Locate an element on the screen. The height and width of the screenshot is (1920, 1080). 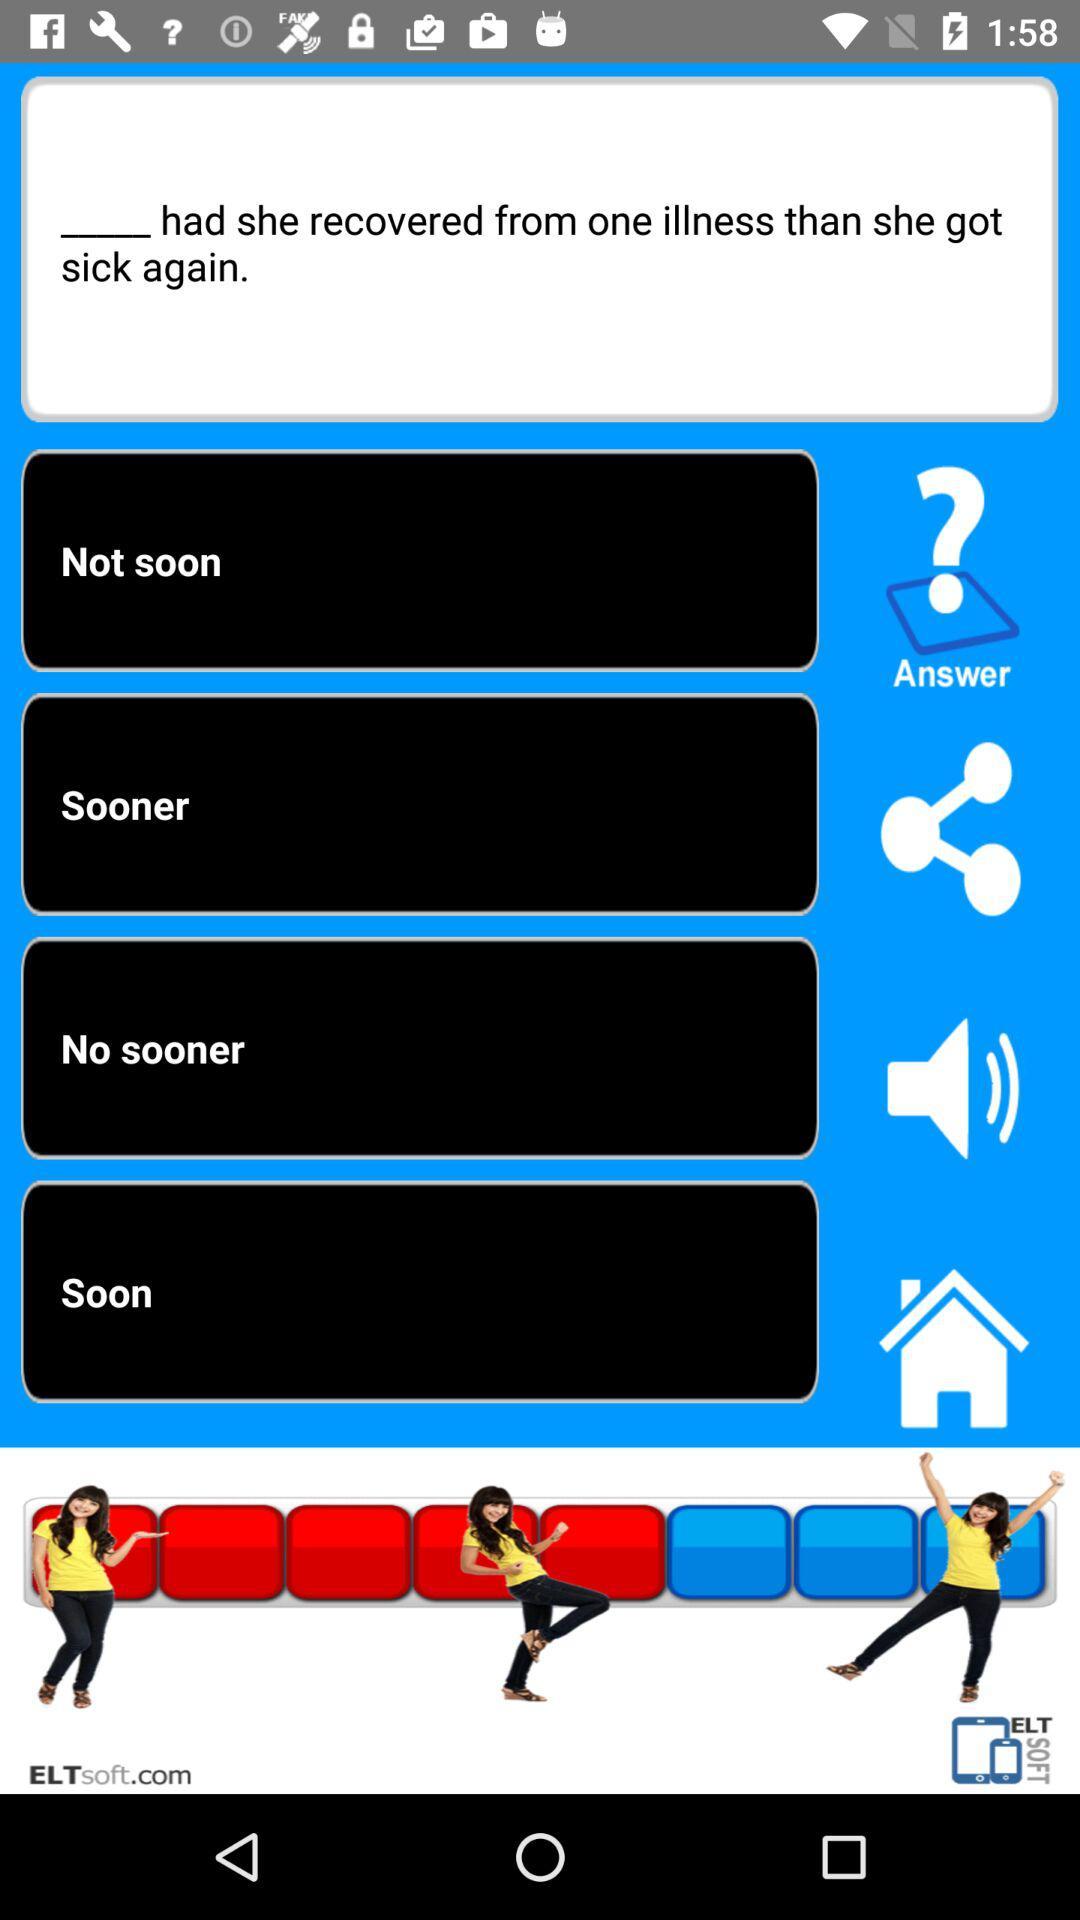
share button is located at coordinates (952, 827).